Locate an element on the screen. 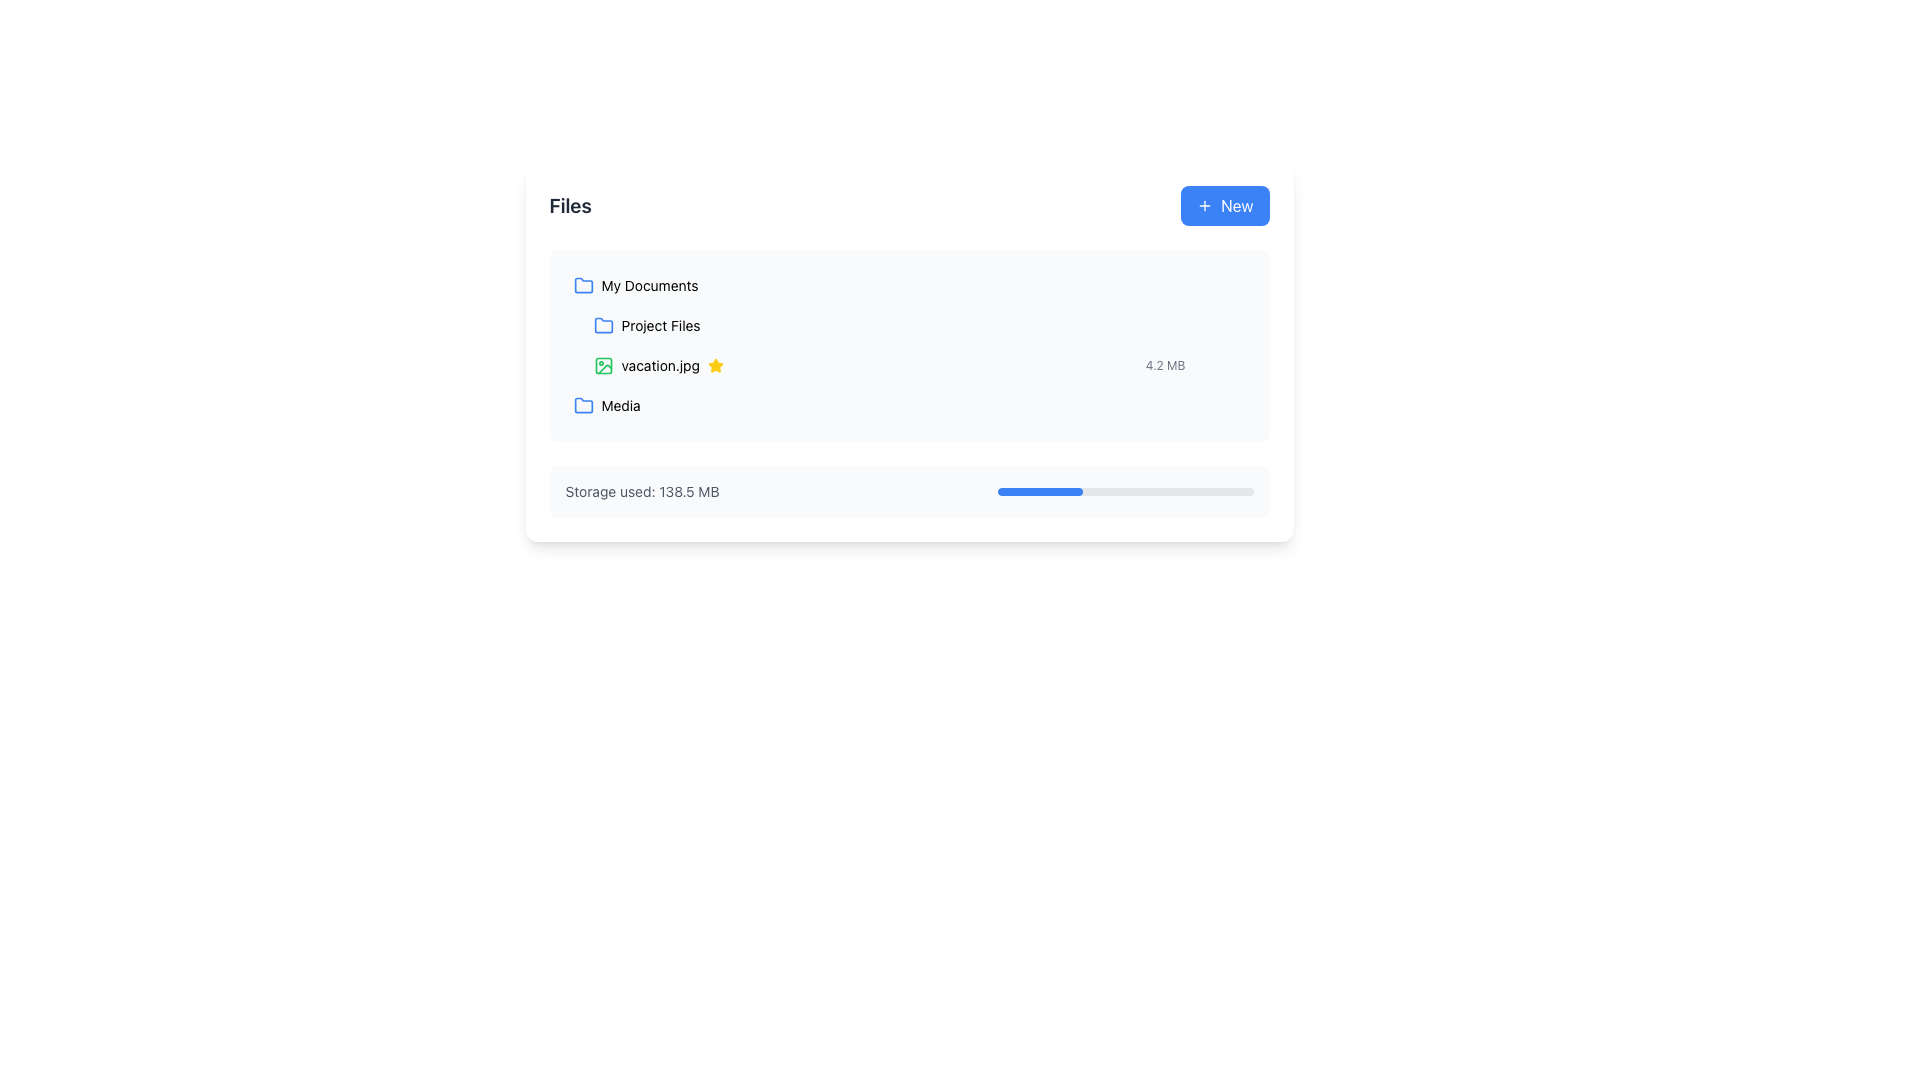 The width and height of the screenshot is (1920, 1080). the green graphical icon resembling a photo, which is positioned before the text 'vacation.jpg' is located at coordinates (602, 366).